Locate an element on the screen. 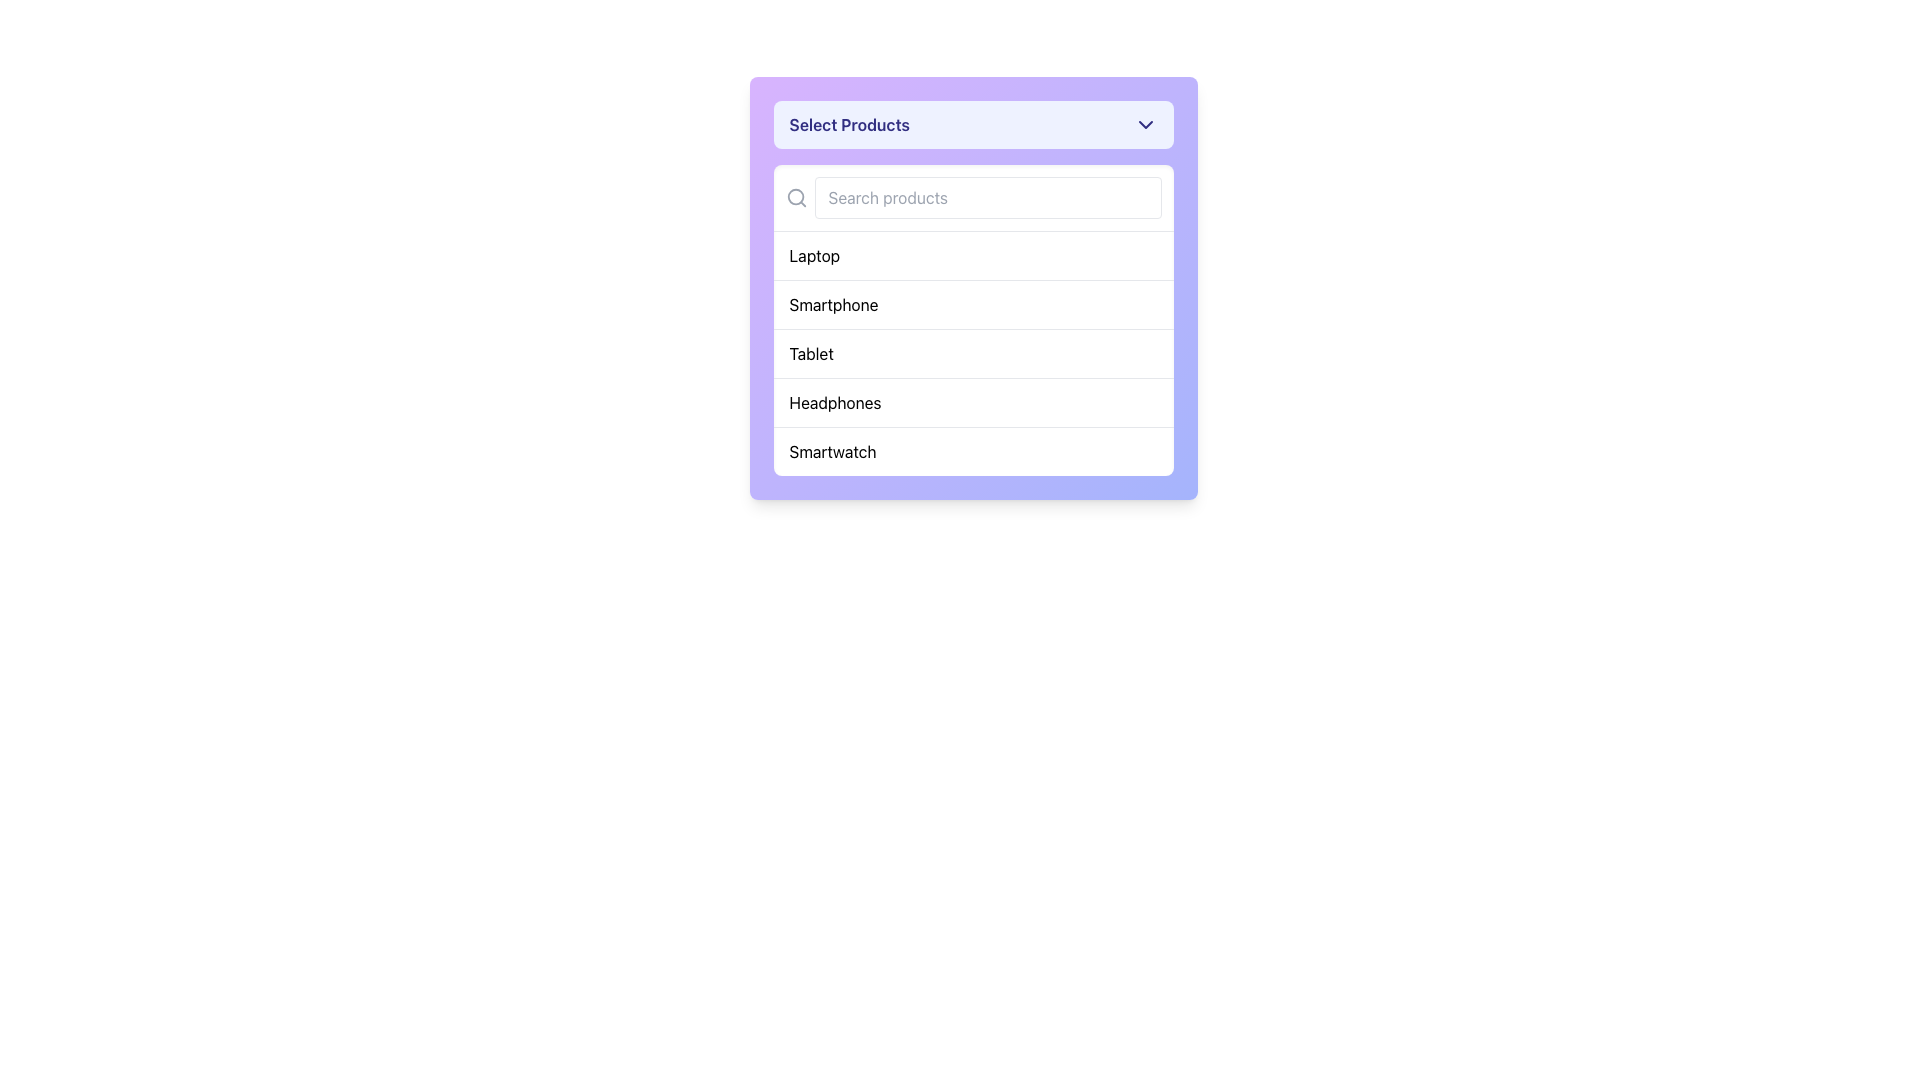  the selectable text item reading 'Tablet' is located at coordinates (811, 353).